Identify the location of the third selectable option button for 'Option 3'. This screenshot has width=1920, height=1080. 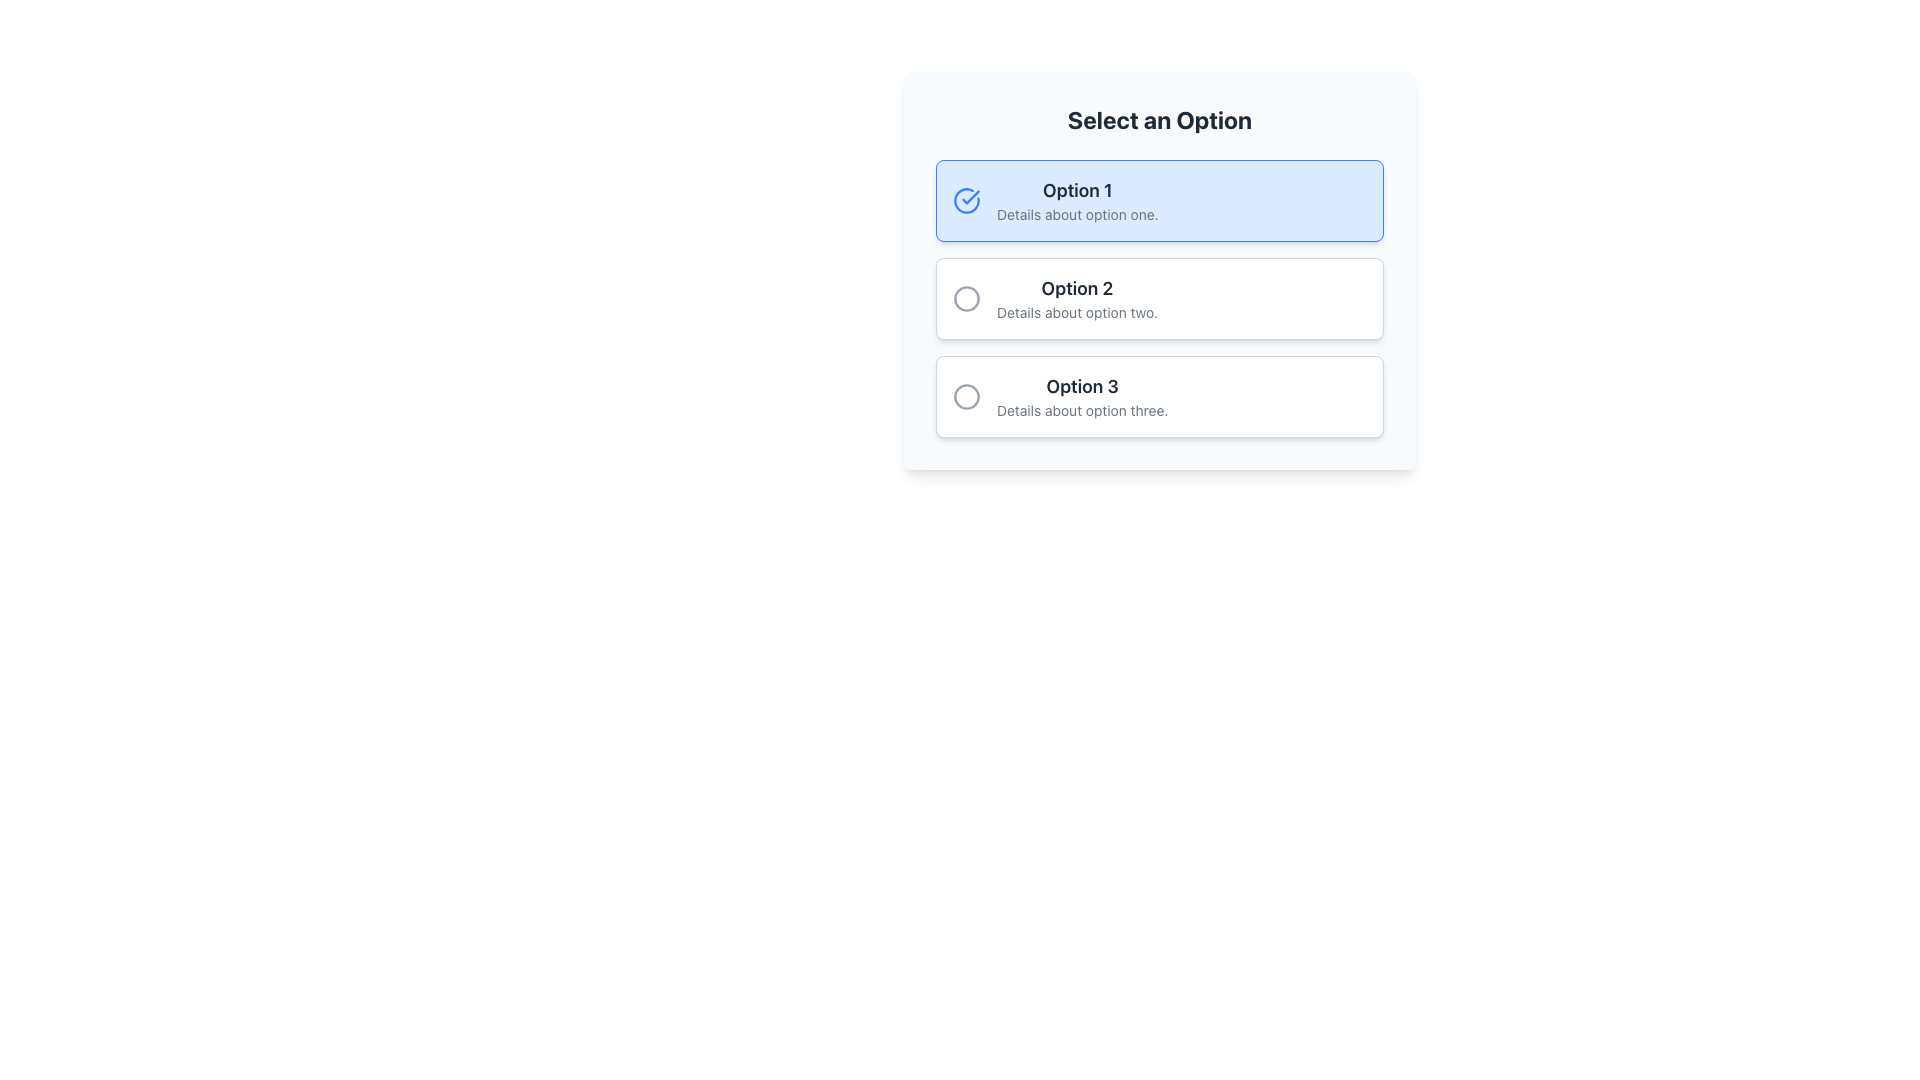
(1160, 397).